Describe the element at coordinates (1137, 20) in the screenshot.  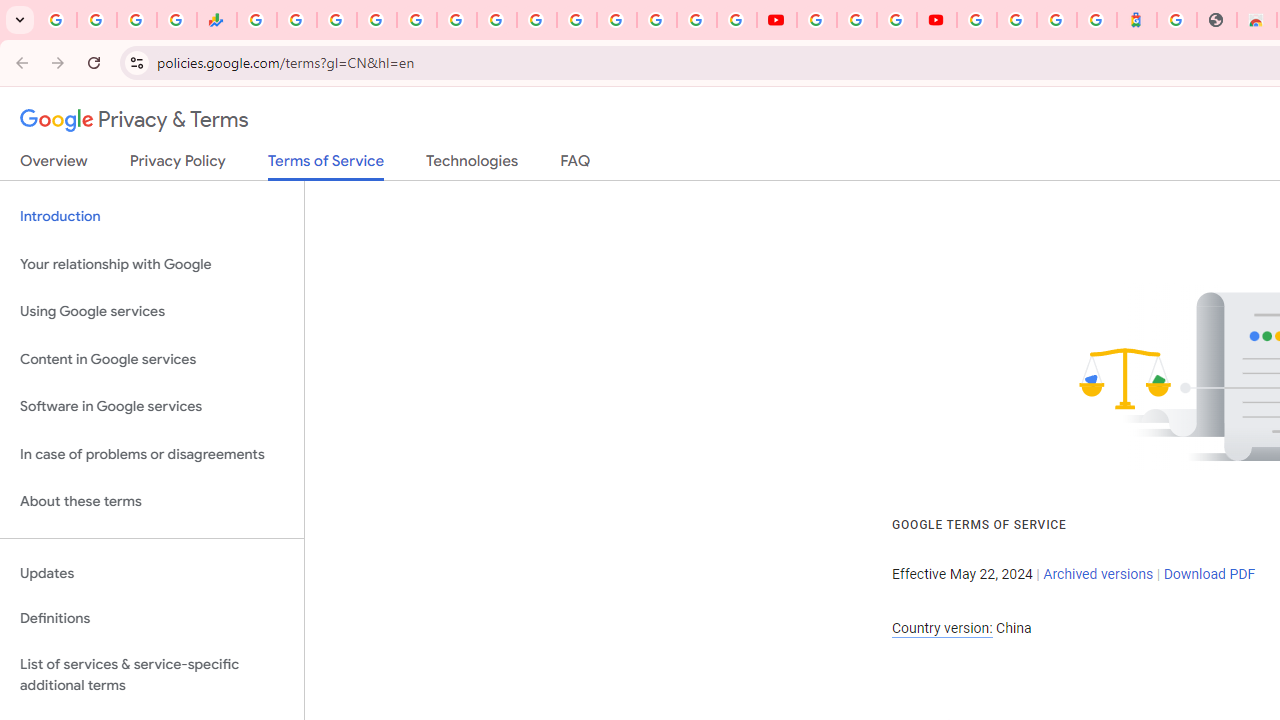
I see `'Atour Hotel - Google hotels'` at that location.